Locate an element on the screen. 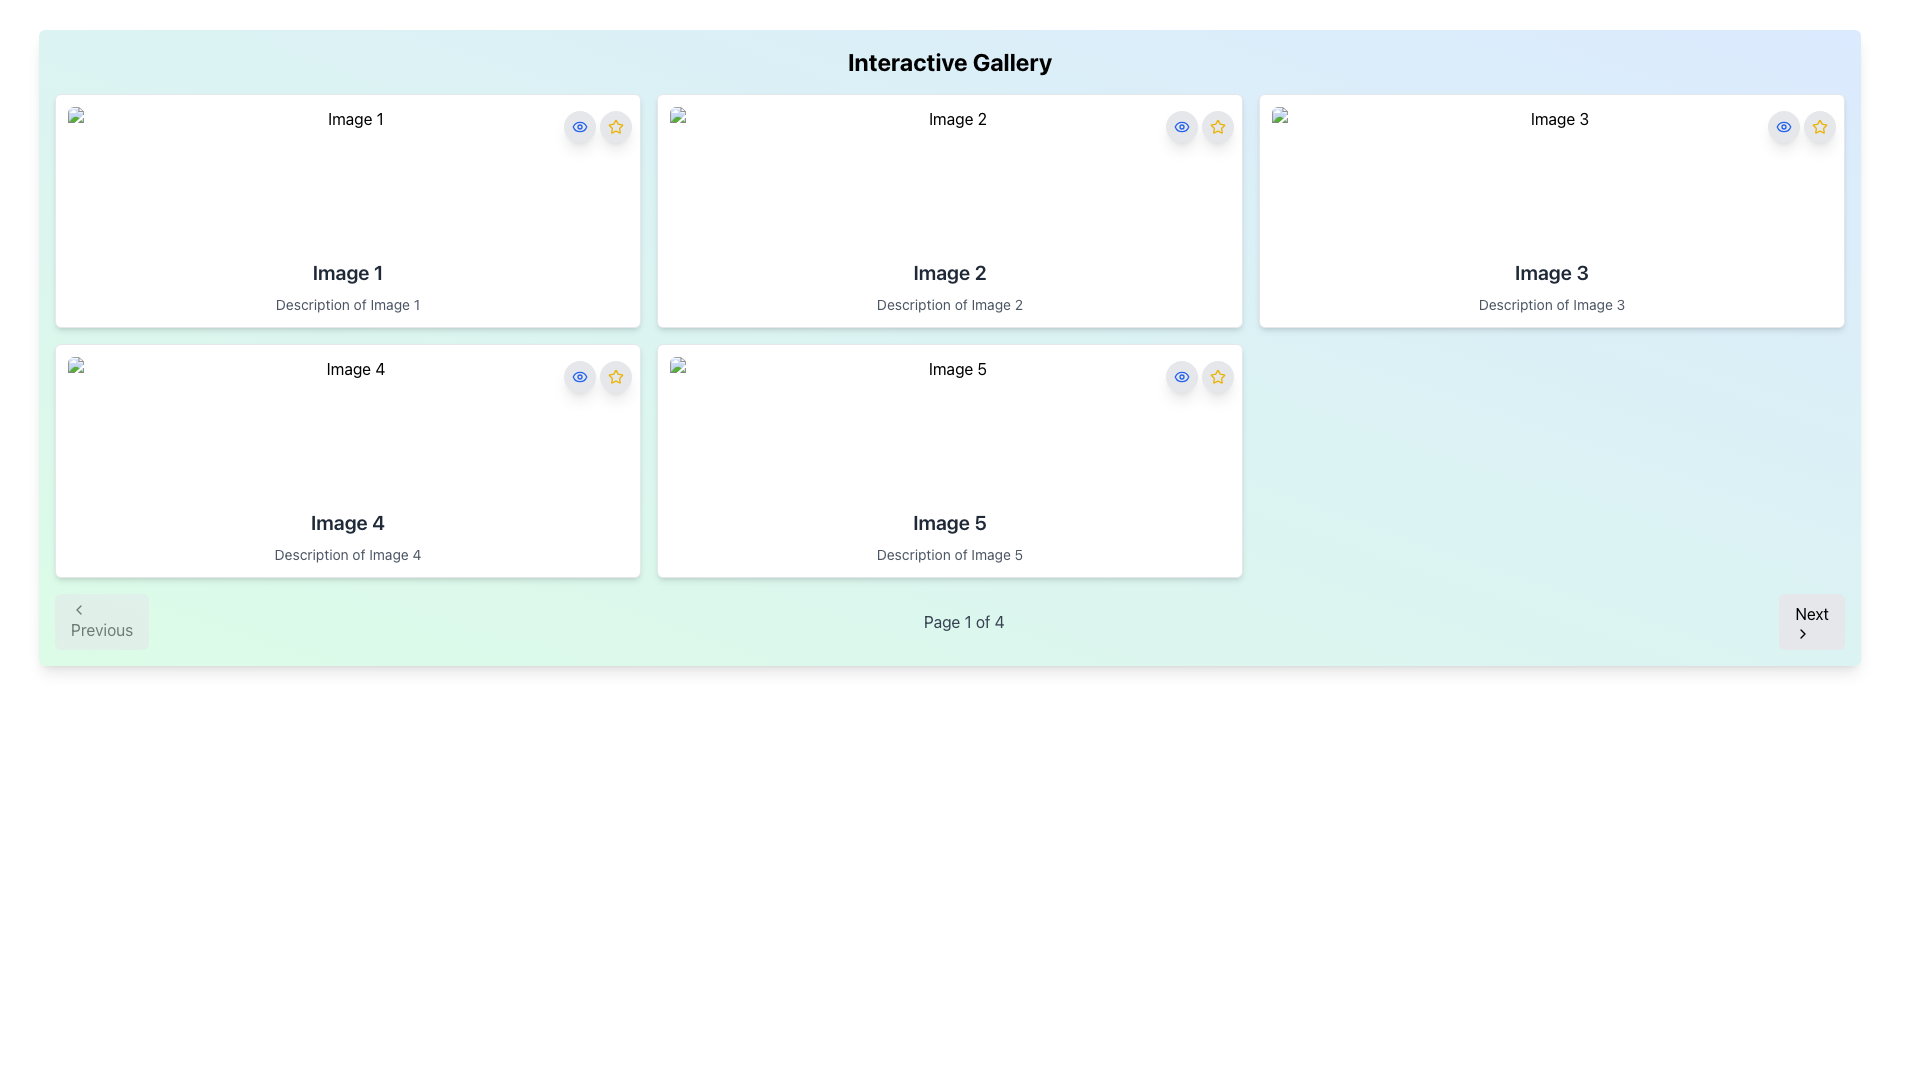 Image resolution: width=1920 pixels, height=1080 pixels. the textual heading 'Image 5' which is styled with a larger font size, bold weight, and dark gray color, located in the second row, third column of a 2x3 grid layout is located at coordinates (949, 522).